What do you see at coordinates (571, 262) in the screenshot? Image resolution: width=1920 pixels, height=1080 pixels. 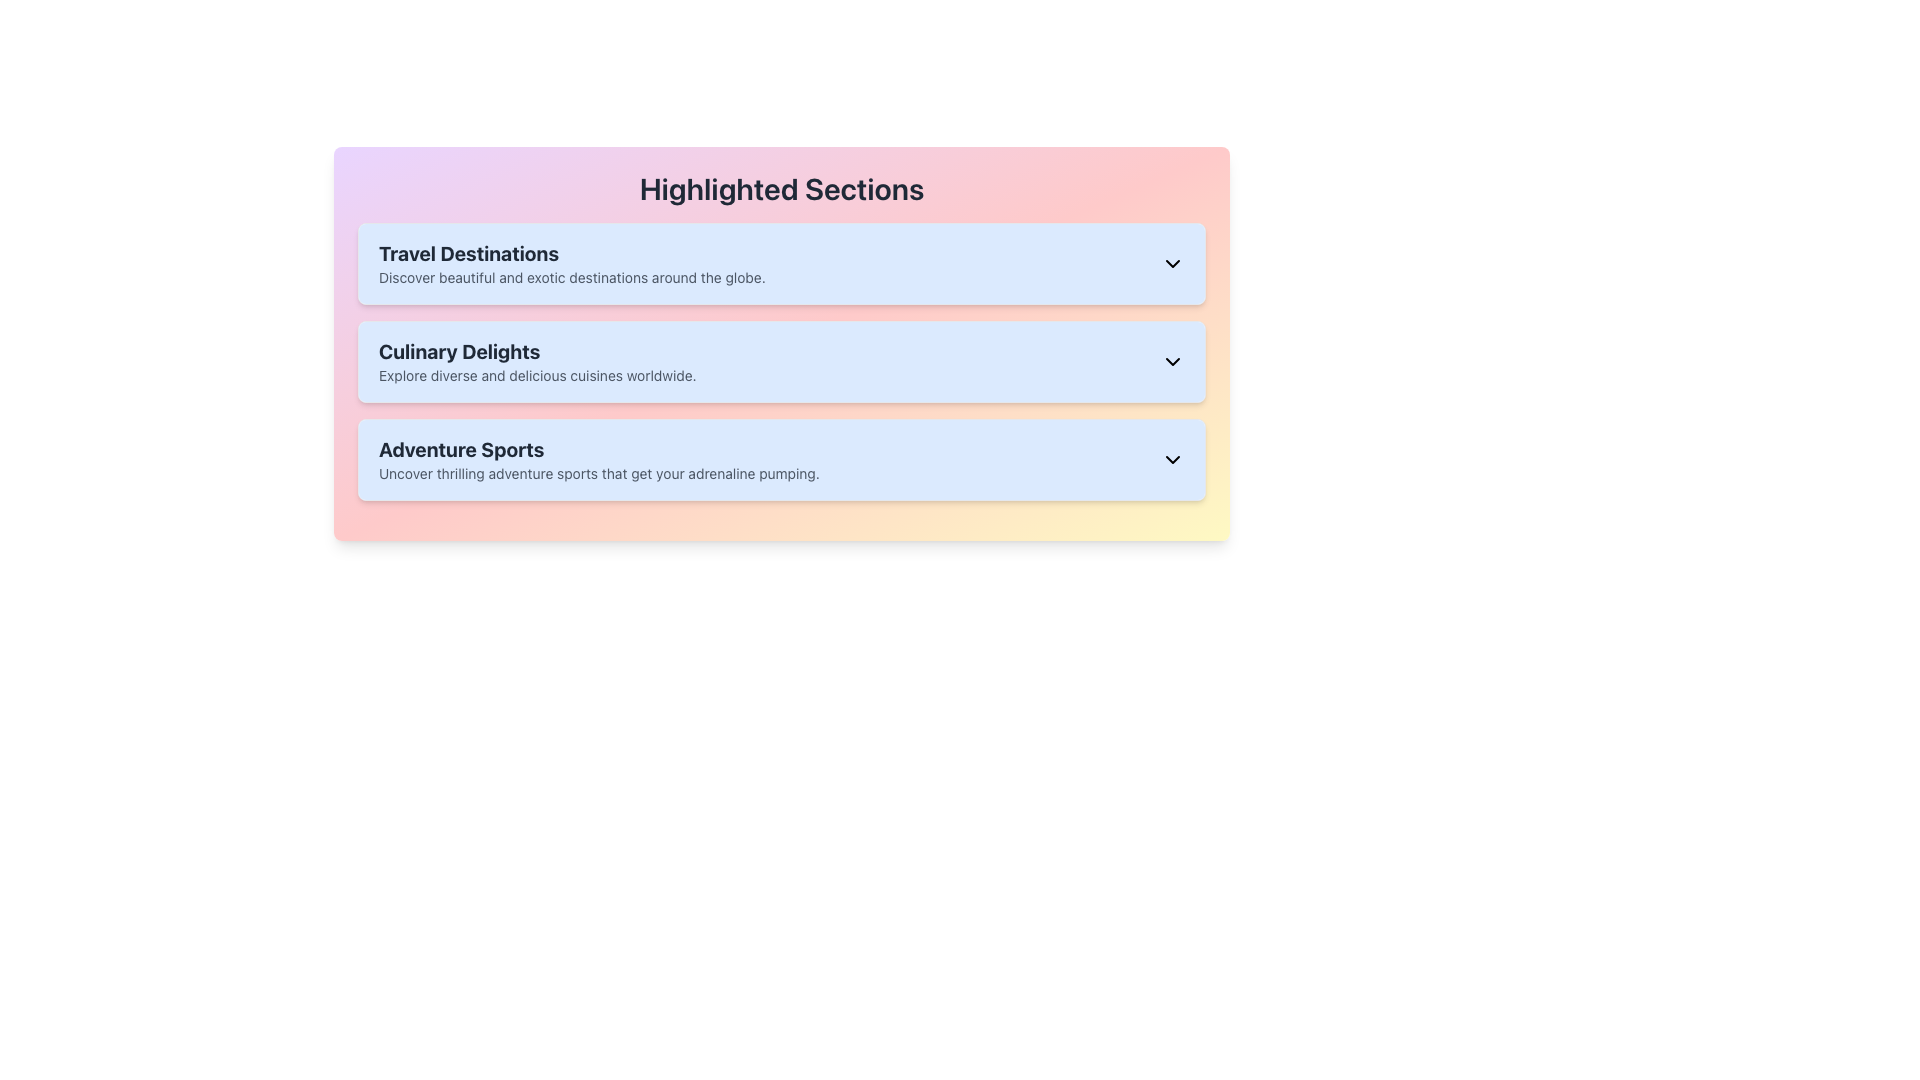 I see `the 'Travel Destinations' textual information section, which features bold text in a light blue background and is positioned at the top of the list before 'Culinary Delights' and 'Adventure Sports'` at bounding box center [571, 262].